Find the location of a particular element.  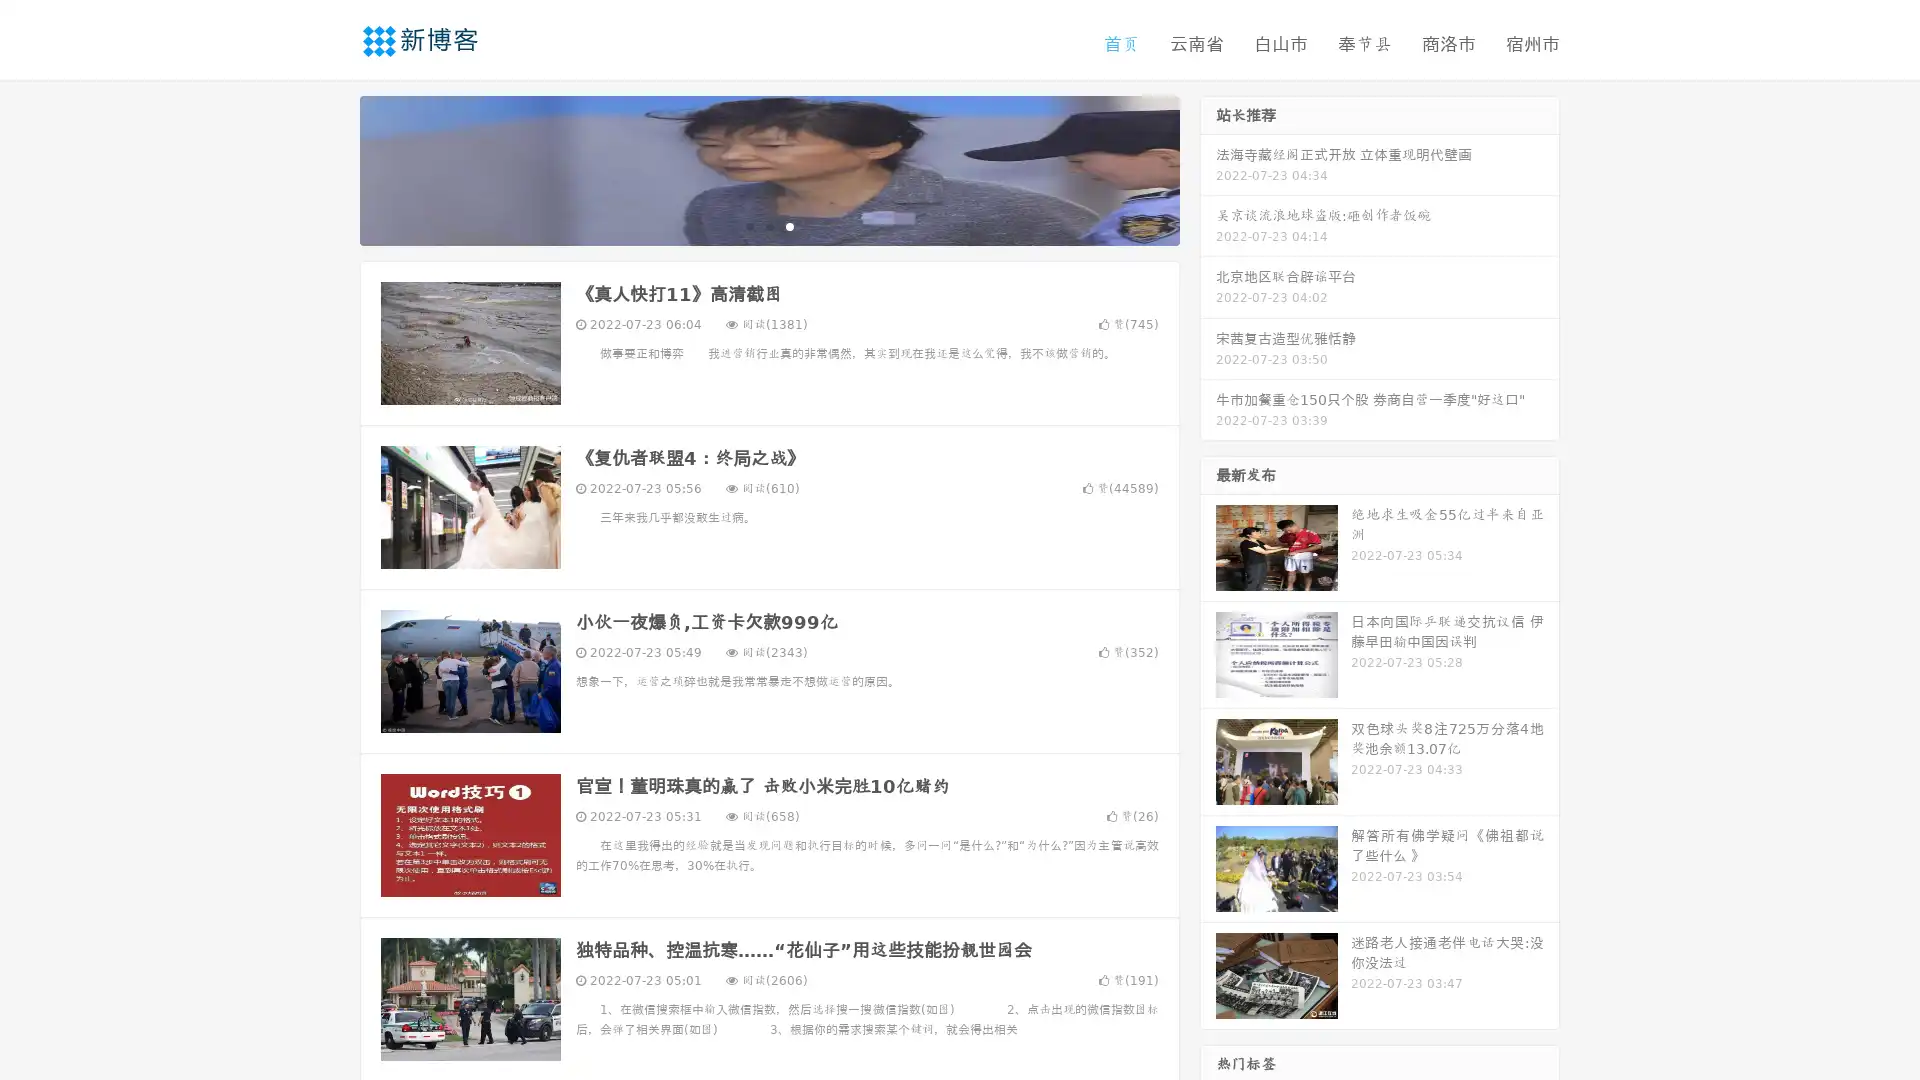

Go to slide 3 is located at coordinates (789, 225).